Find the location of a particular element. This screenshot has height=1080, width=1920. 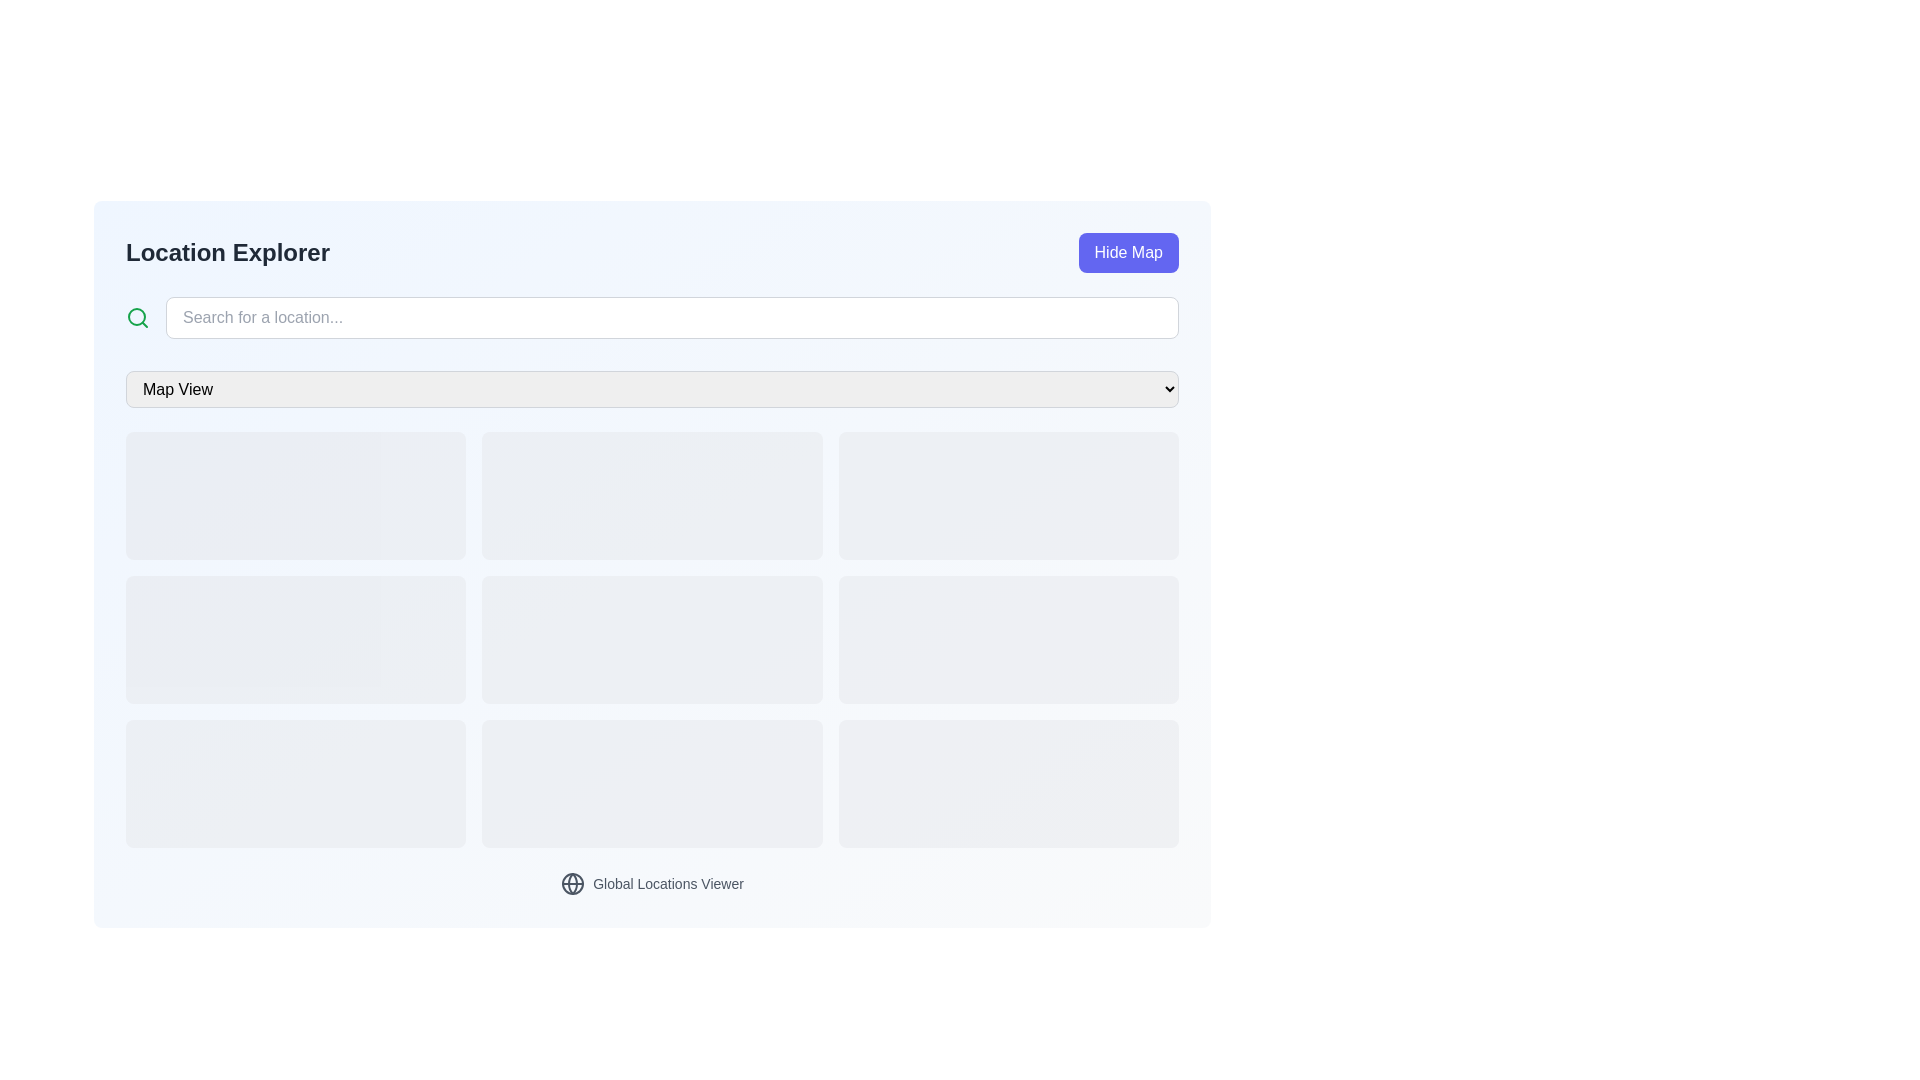

the decorative globe icon located to the left of the text 'Global Locations Viewer' at the bottom of the interface is located at coordinates (572, 882).